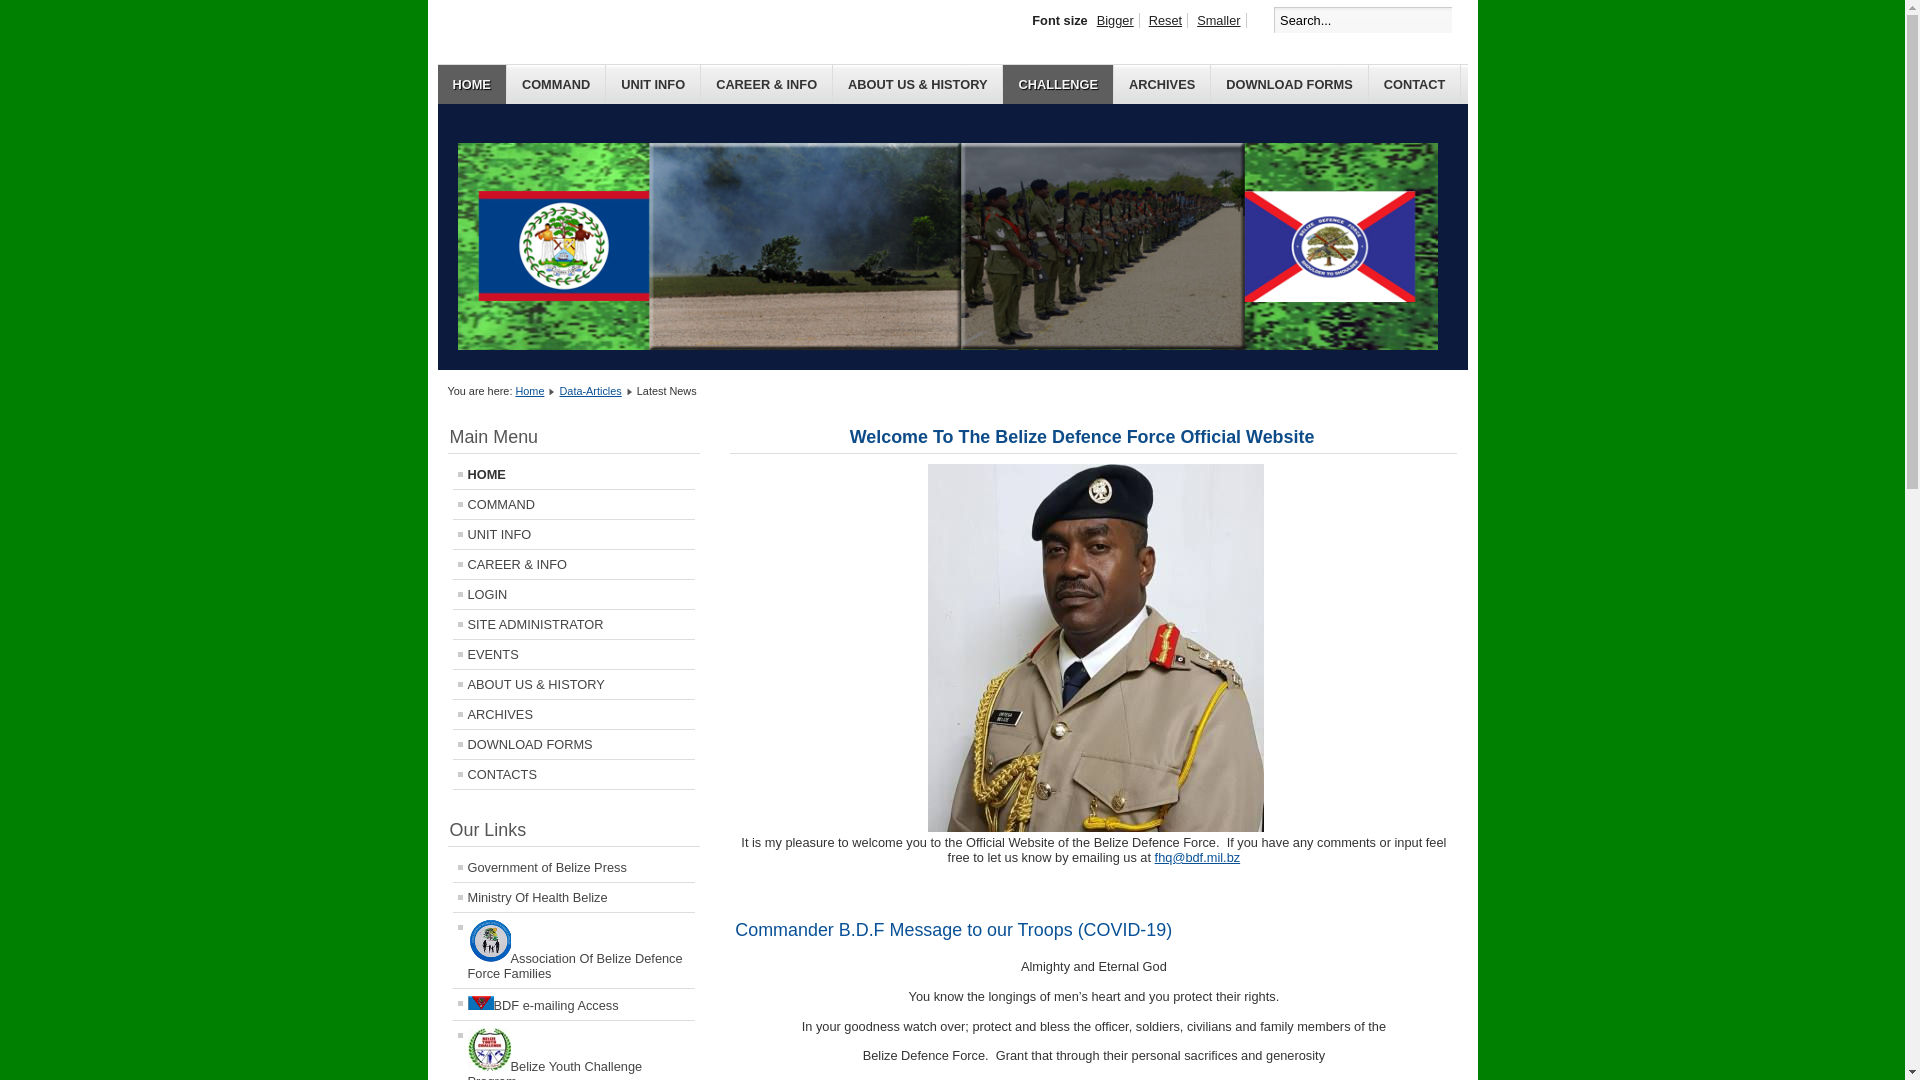 Image resolution: width=1920 pixels, height=1080 pixels. What do you see at coordinates (507, 83) in the screenshot?
I see `'COMMAND'` at bounding box center [507, 83].